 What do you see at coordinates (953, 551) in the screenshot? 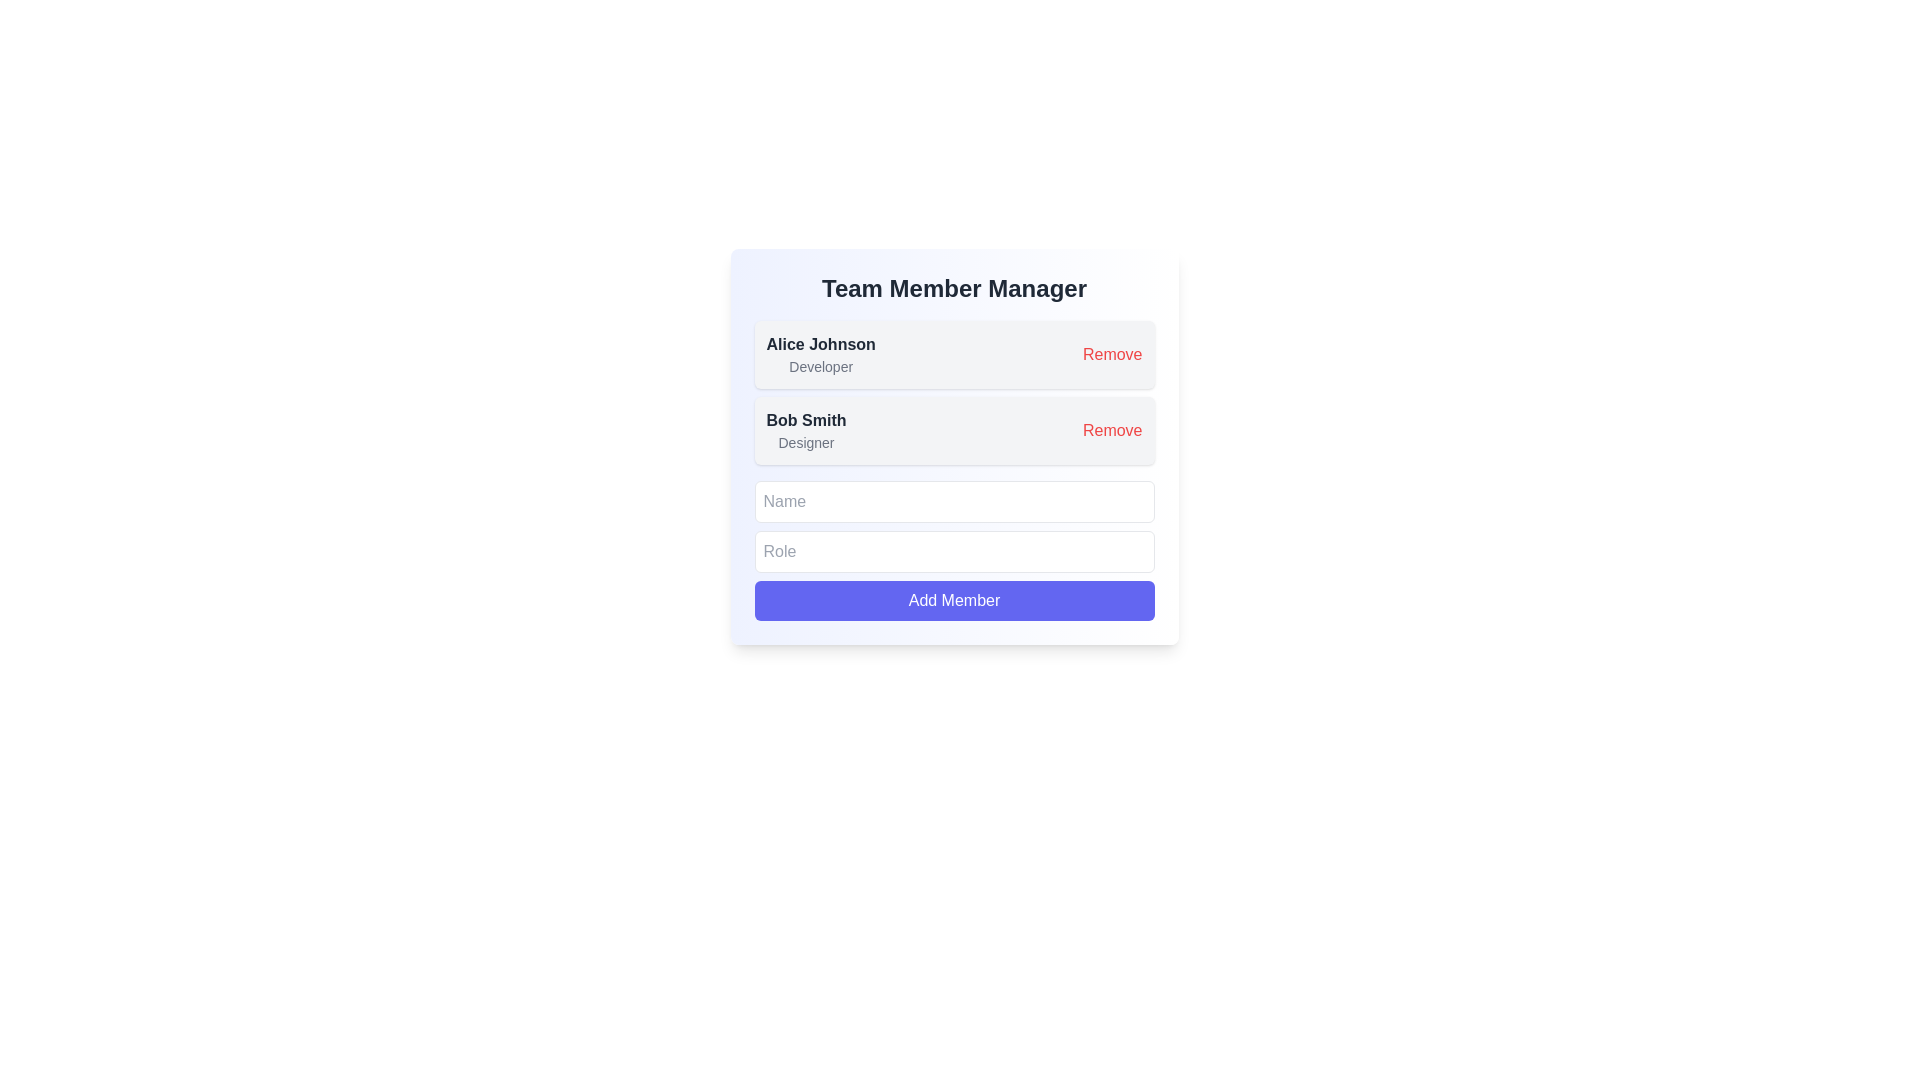
I see `the input fields for 'Name' and 'Role' within the 'Team Member Manager' panel, specifically targeting the Interactive form section` at bounding box center [953, 551].